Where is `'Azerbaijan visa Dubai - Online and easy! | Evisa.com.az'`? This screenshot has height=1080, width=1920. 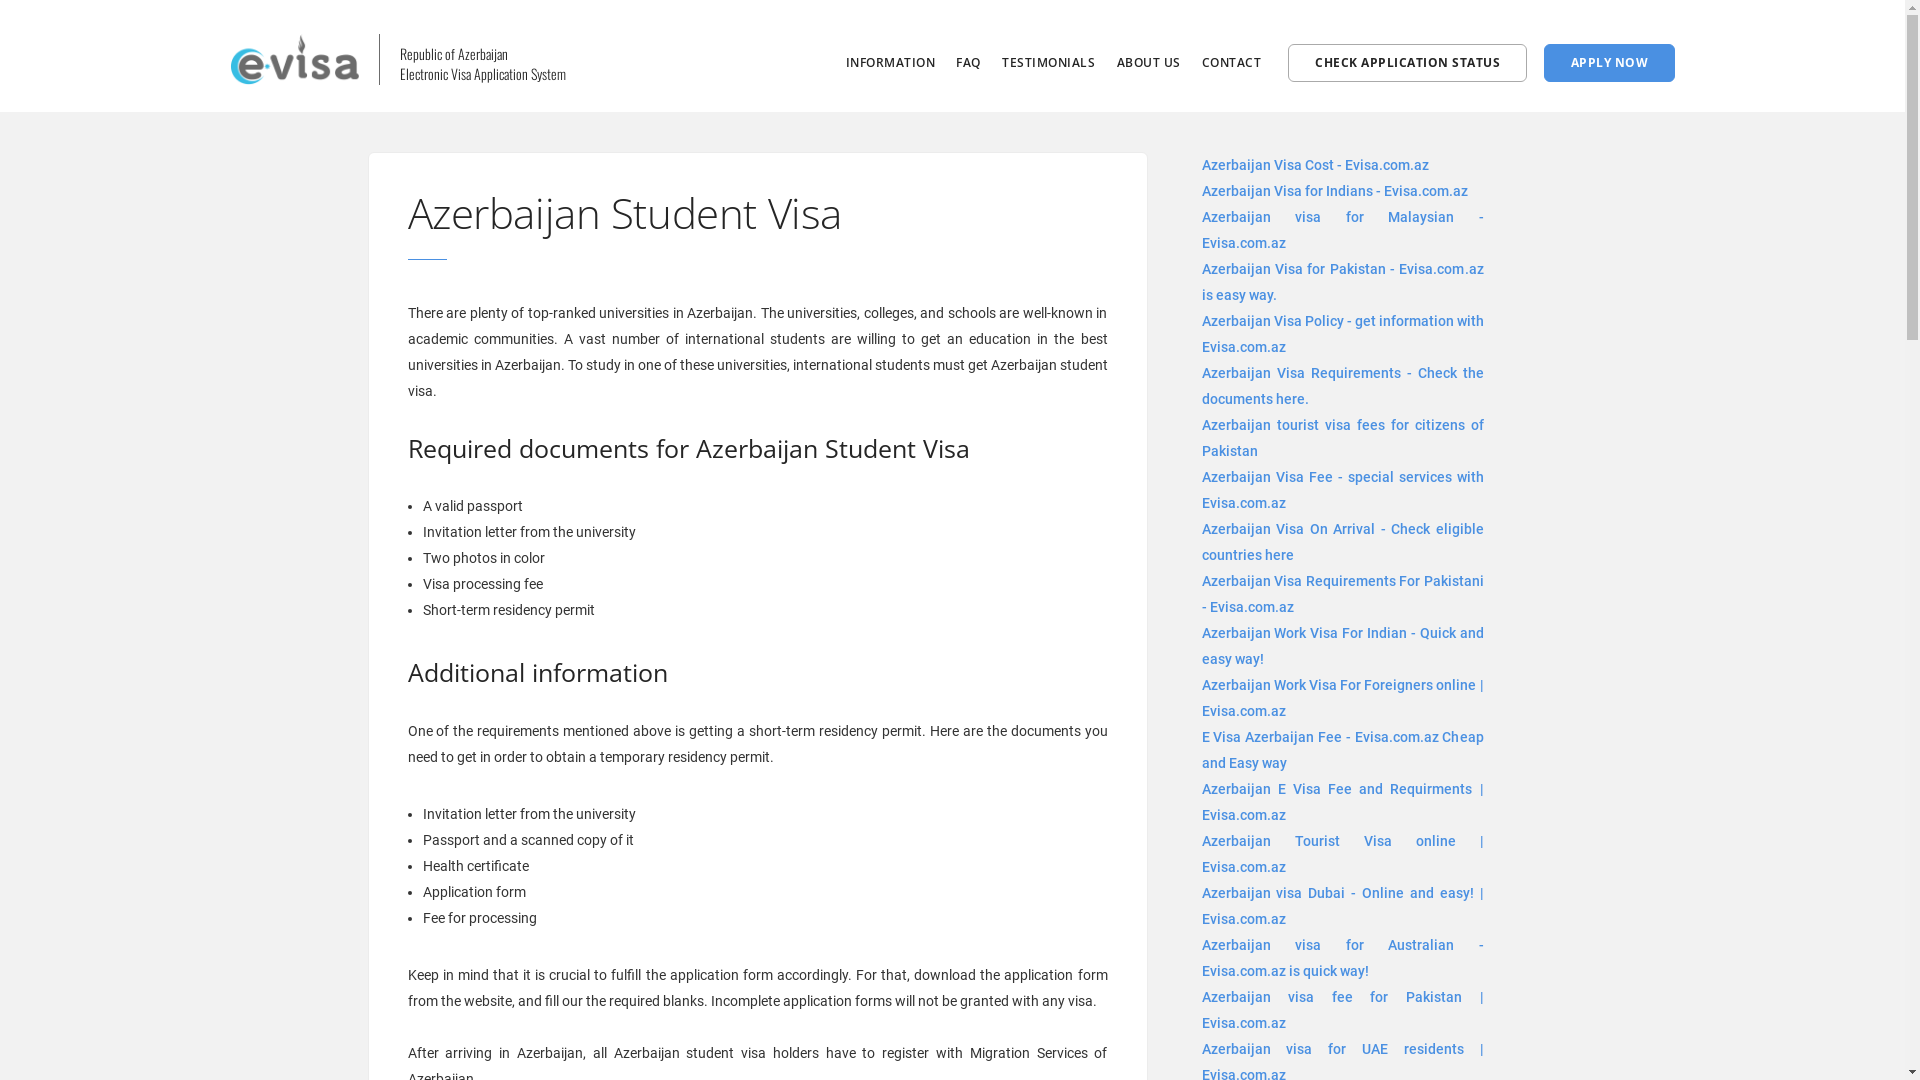
'Azerbaijan visa Dubai - Online and easy! | Evisa.com.az' is located at coordinates (1343, 906).